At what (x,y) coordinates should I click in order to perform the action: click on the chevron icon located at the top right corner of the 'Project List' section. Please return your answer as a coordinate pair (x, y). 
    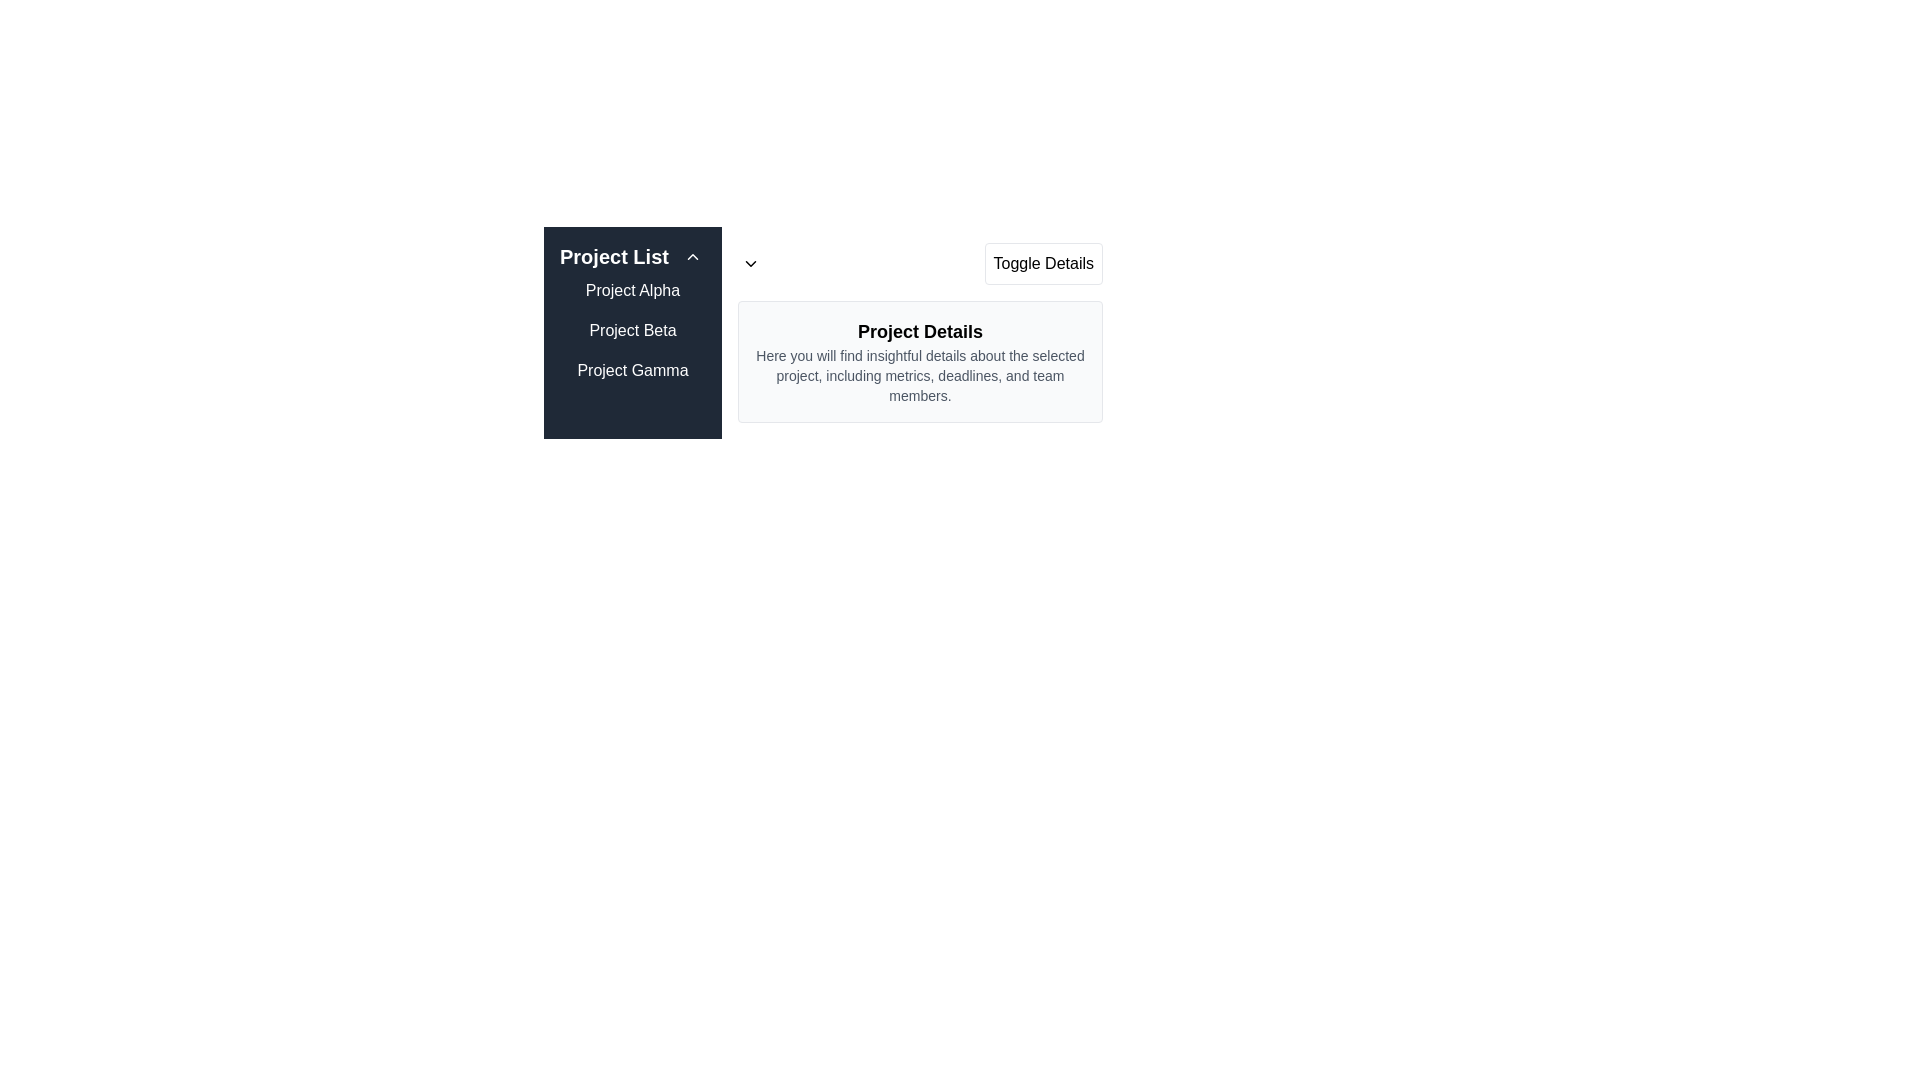
    Looking at the image, I should click on (749, 262).